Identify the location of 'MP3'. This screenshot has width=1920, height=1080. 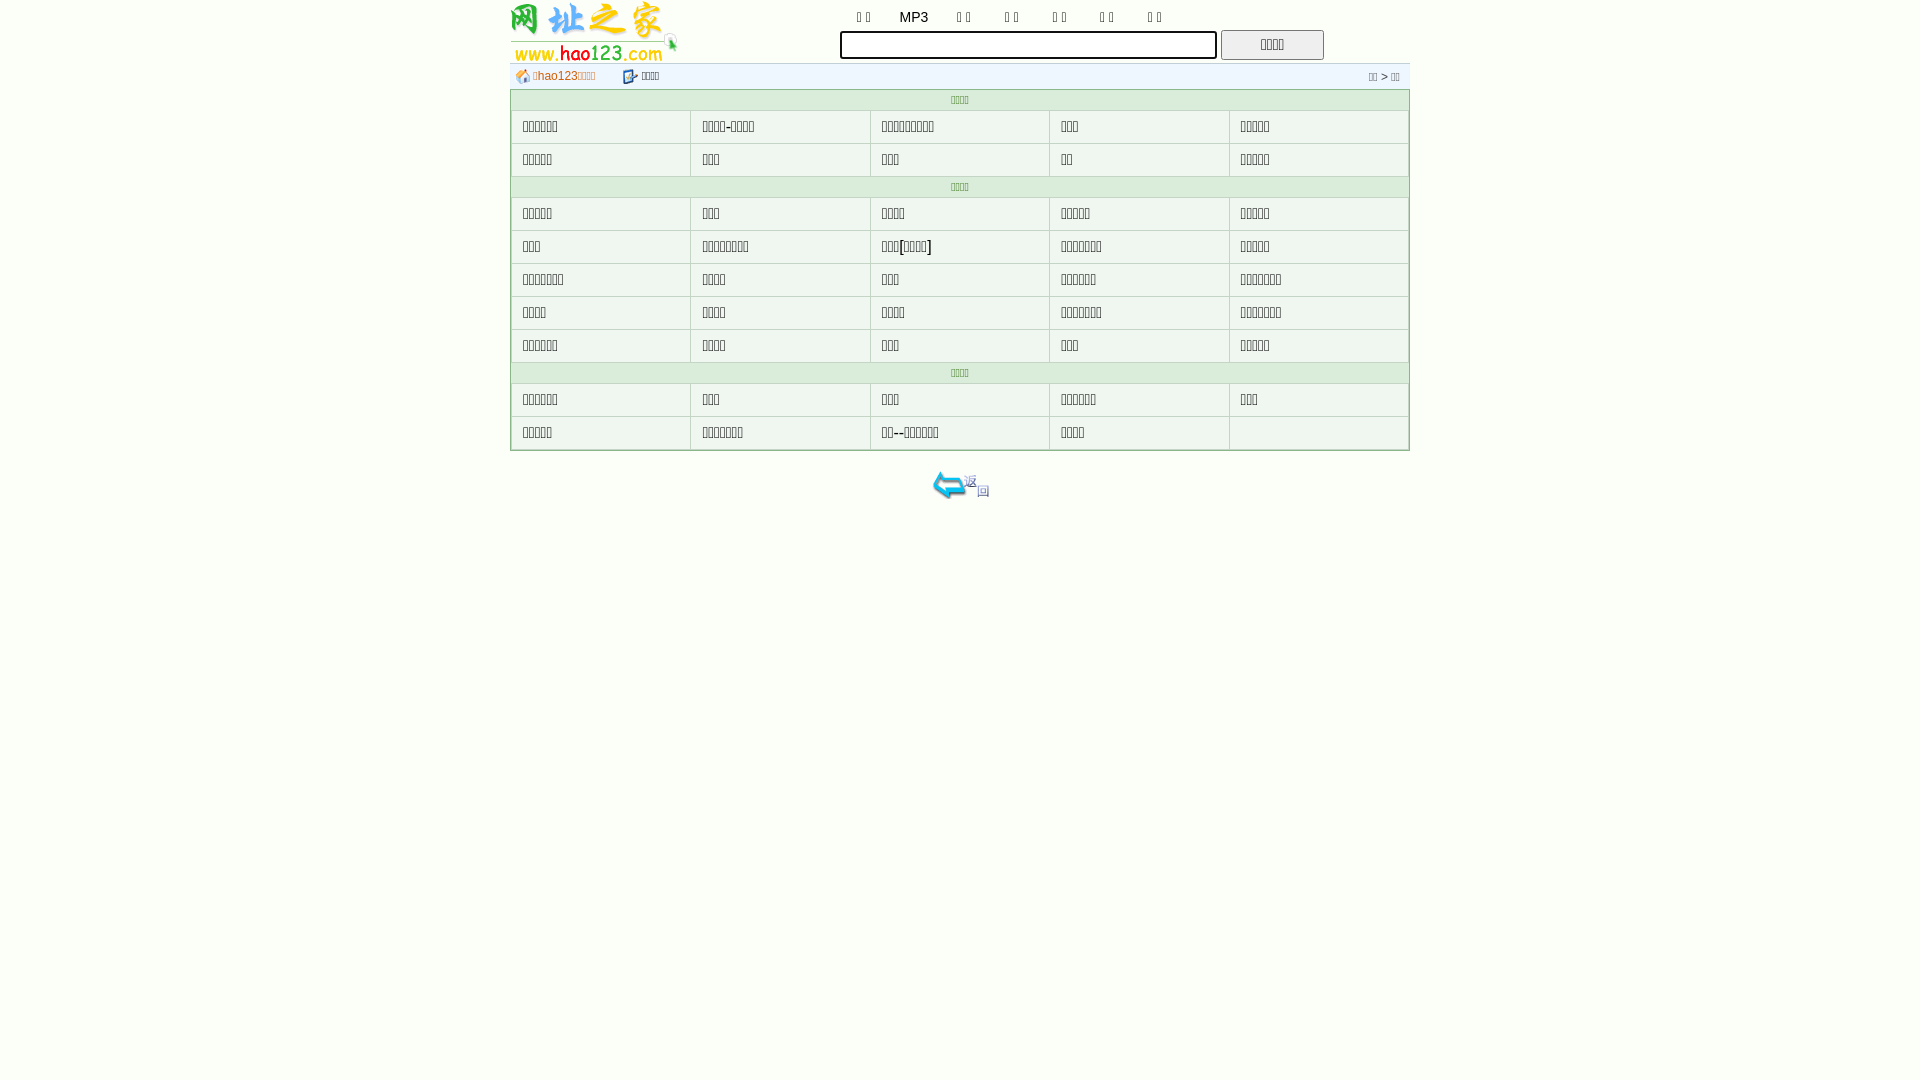
(912, 15).